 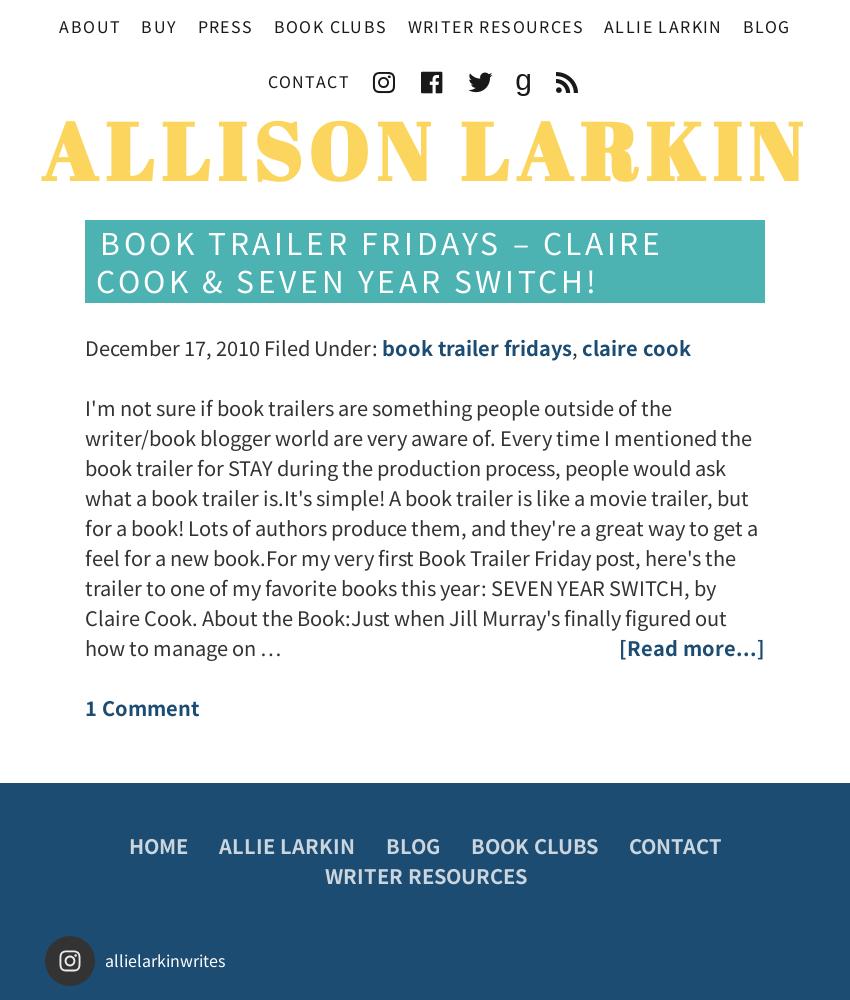 What do you see at coordinates (378, 260) in the screenshot?
I see `'Book Trailer Fridays – Claire Cook & Seven Year Switch!'` at bounding box center [378, 260].